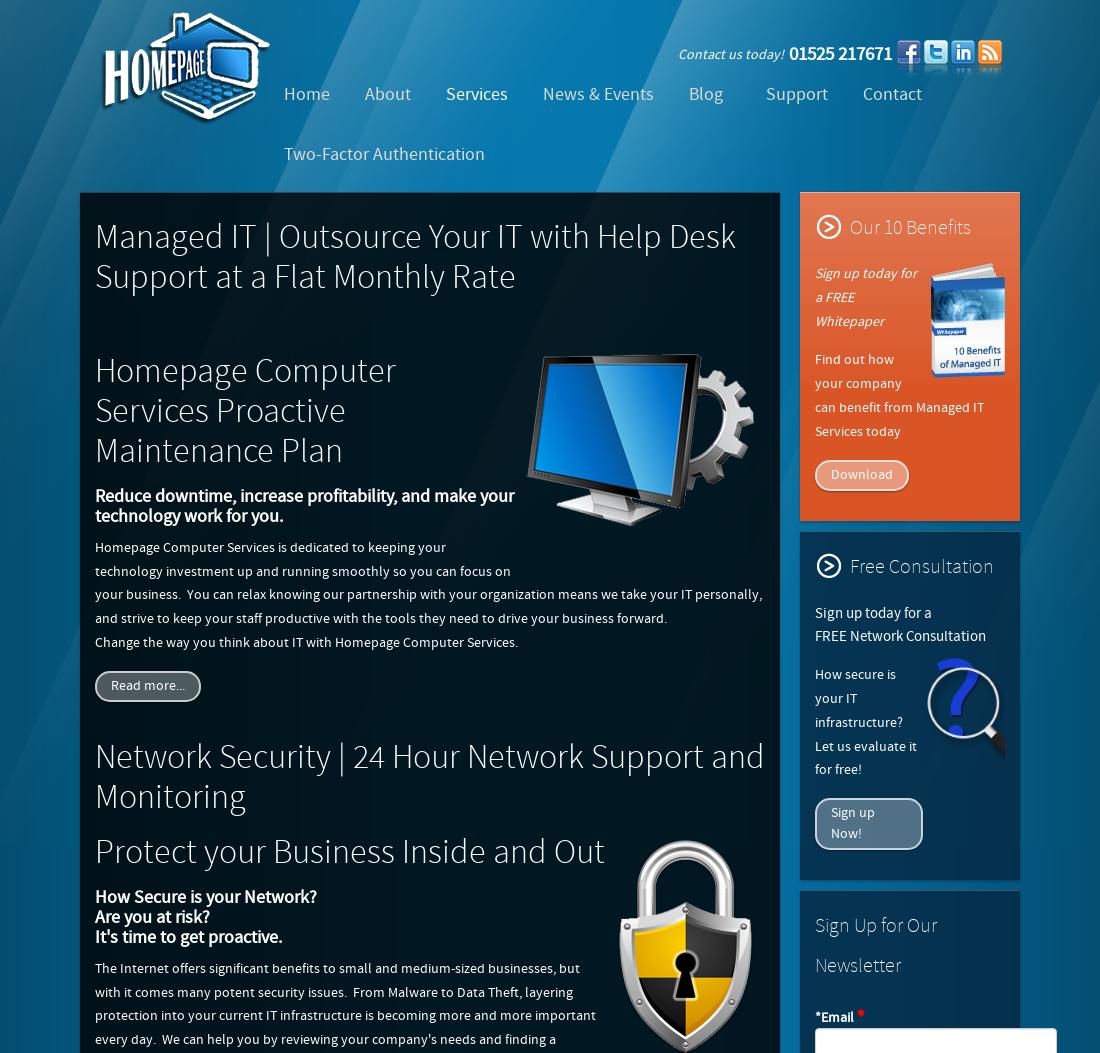  I want to click on 'Reduce downtime, increase profitability, and make your technology work for you.', so click(303, 505).